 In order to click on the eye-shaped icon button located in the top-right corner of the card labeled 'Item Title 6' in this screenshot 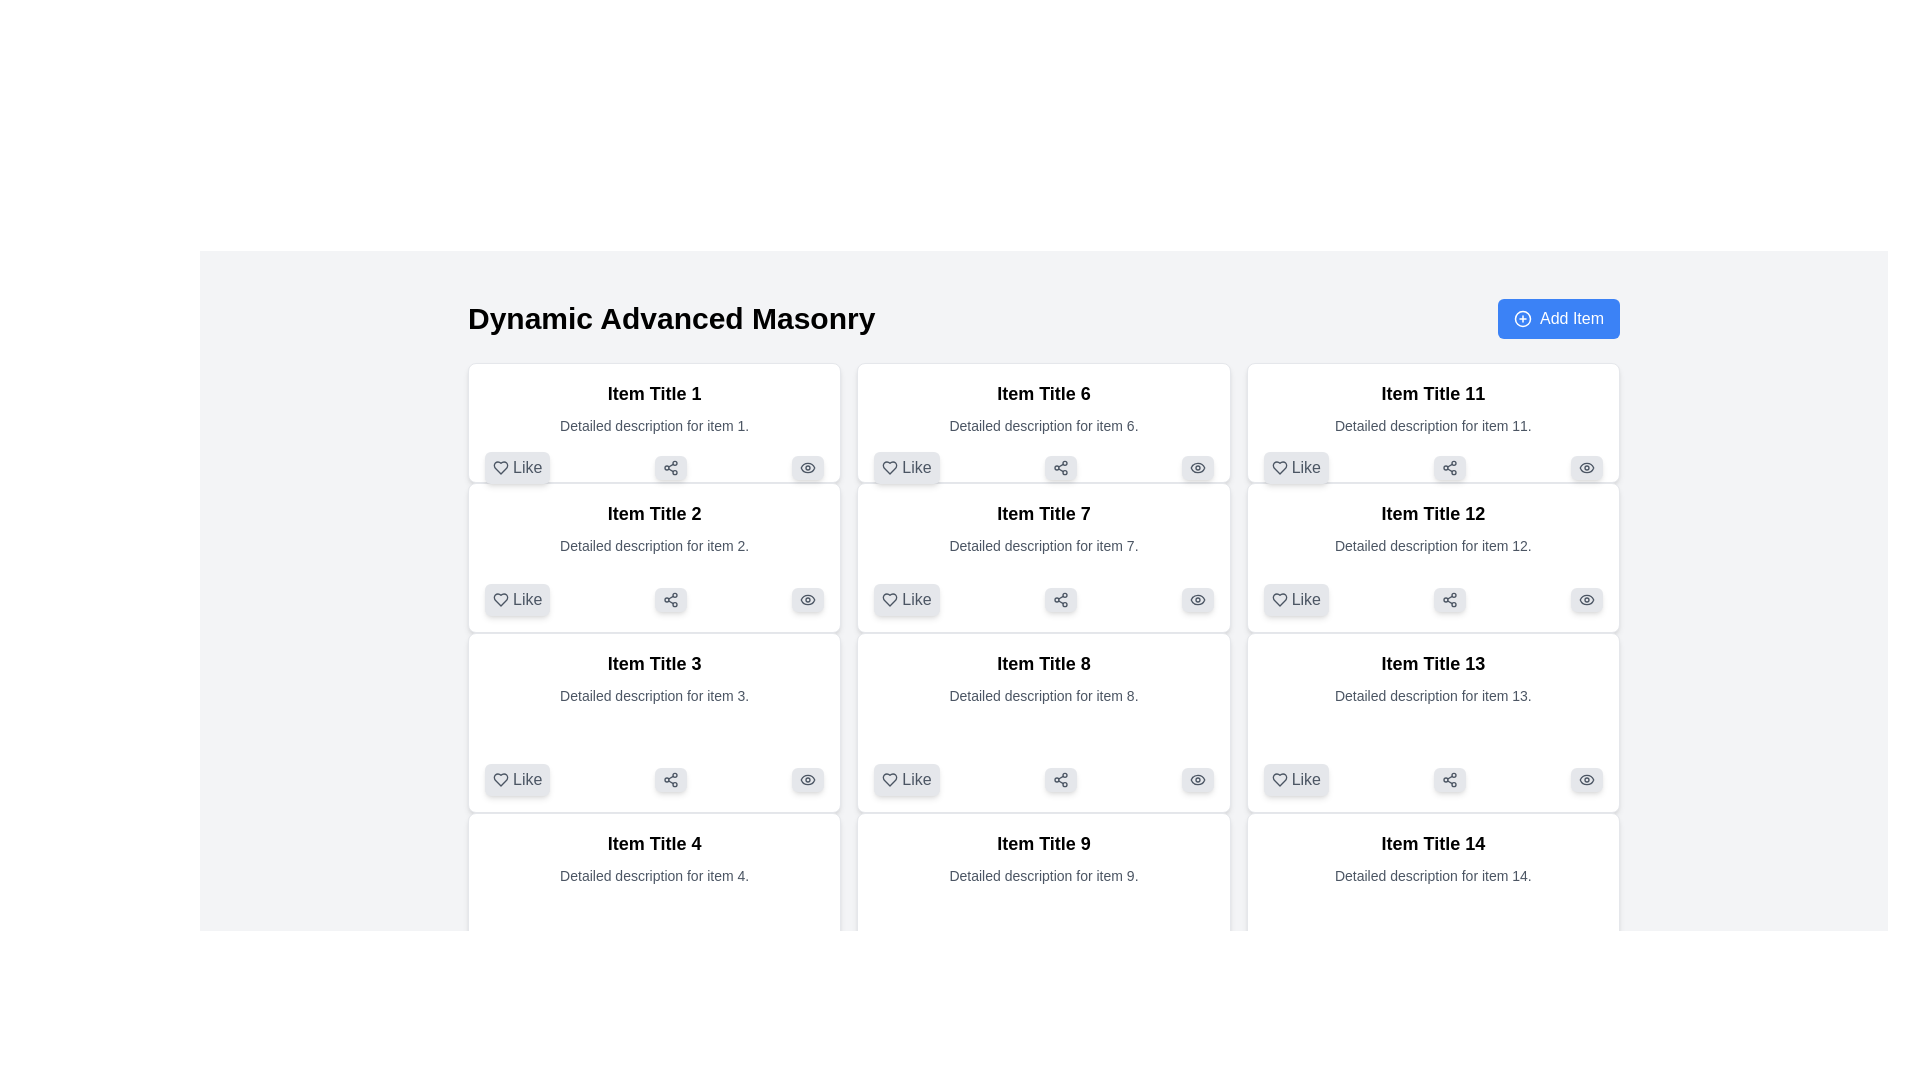, I will do `click(1197, 467)`.